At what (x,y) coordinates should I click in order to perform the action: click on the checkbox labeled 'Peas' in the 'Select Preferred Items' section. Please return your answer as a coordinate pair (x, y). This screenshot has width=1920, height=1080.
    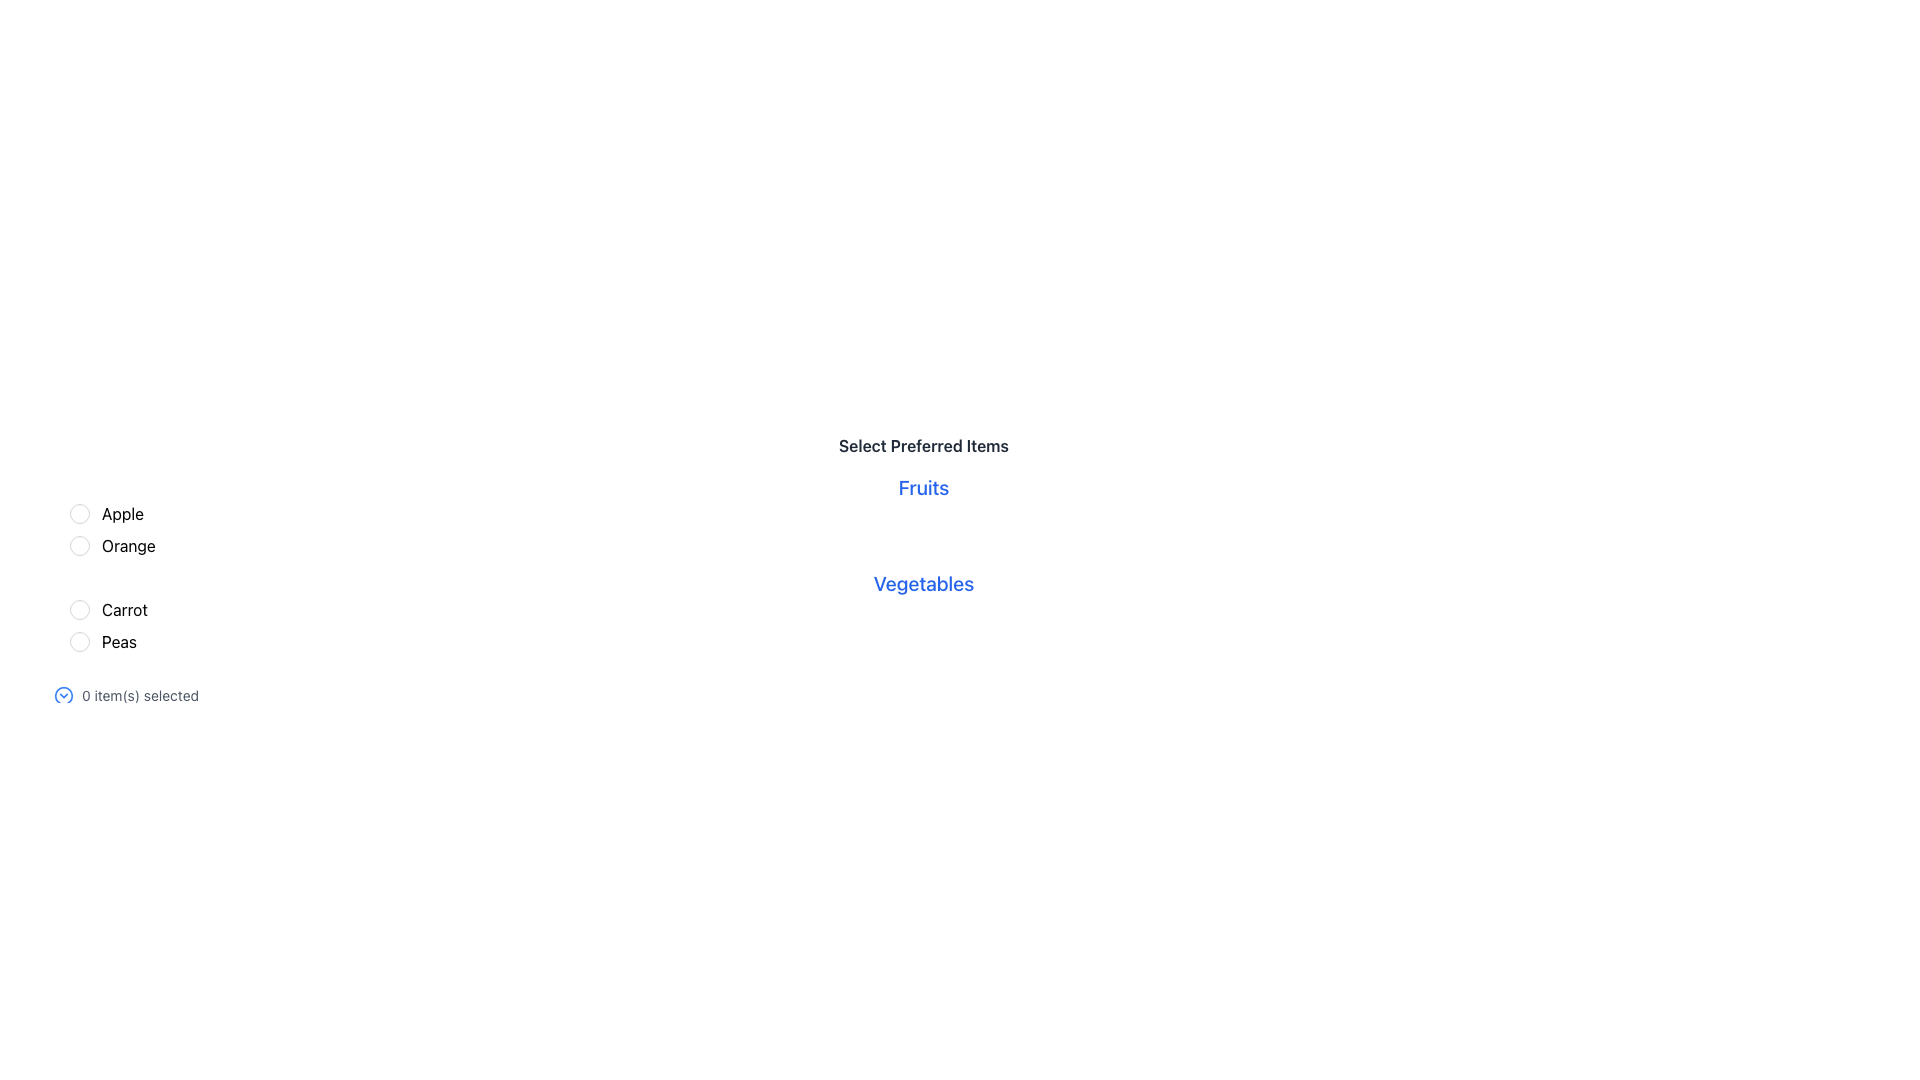
    Looking at the image, I should click on (930, 641).